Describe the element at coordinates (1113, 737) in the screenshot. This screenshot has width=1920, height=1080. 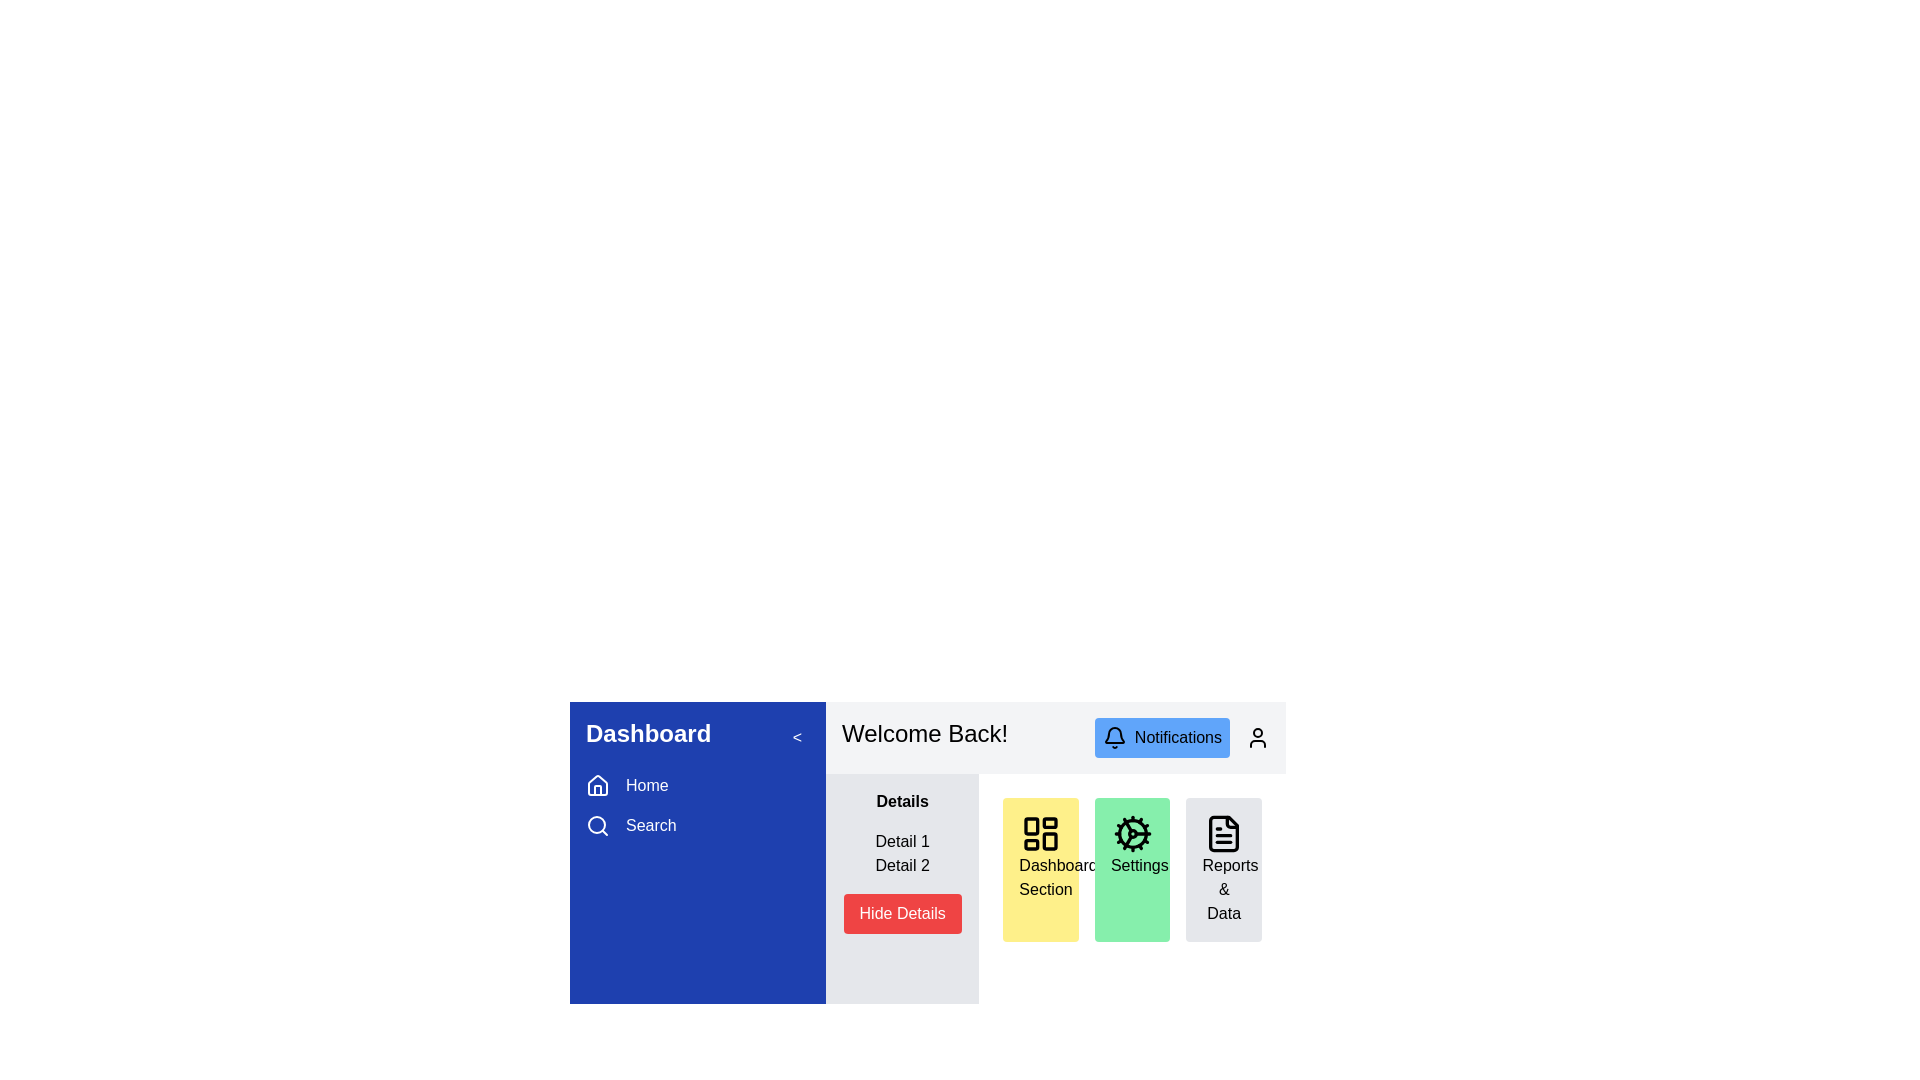
I see `the bell icon, which is a solid black outline positioned to the left of the 'Notifications' text` at that location.